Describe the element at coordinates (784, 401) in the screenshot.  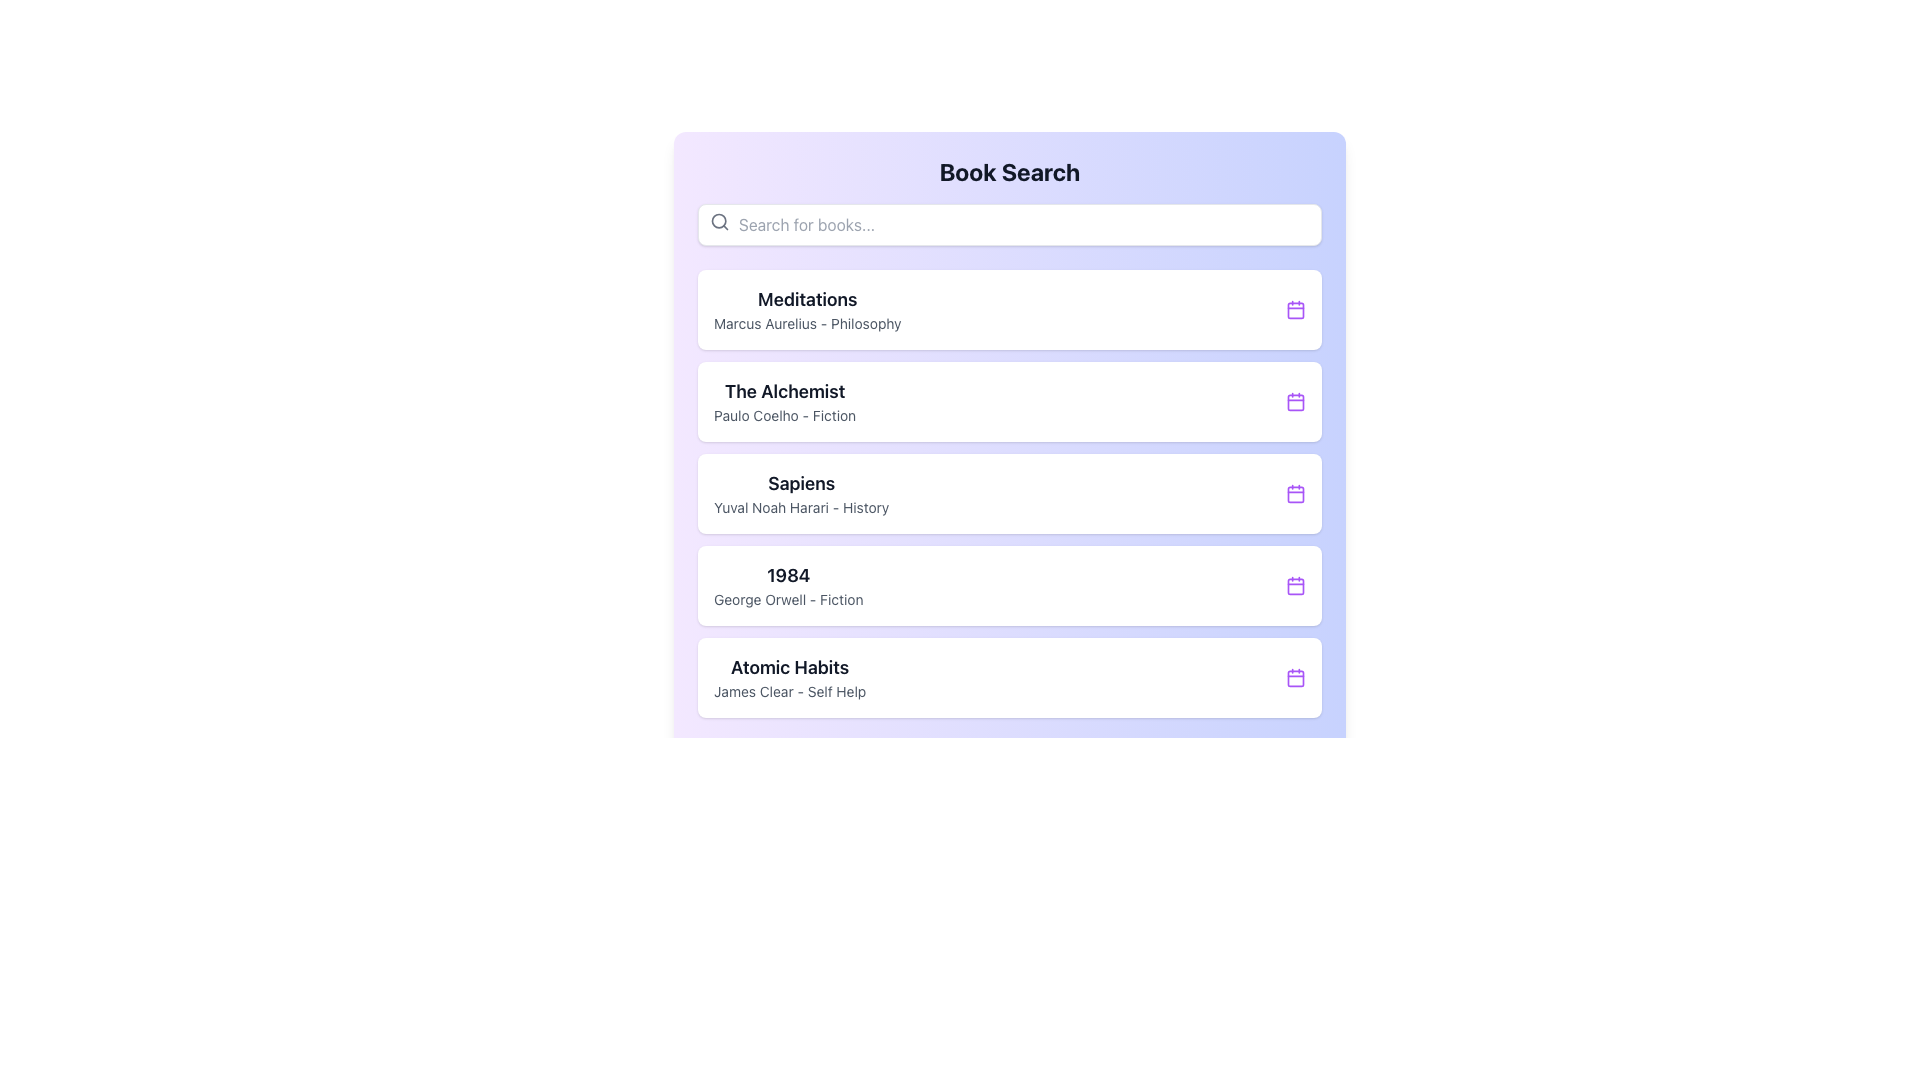
I see `title 'The Alchemist' and author 'Paulo Coelho' from the text block that describes the second book in the list` at that location.